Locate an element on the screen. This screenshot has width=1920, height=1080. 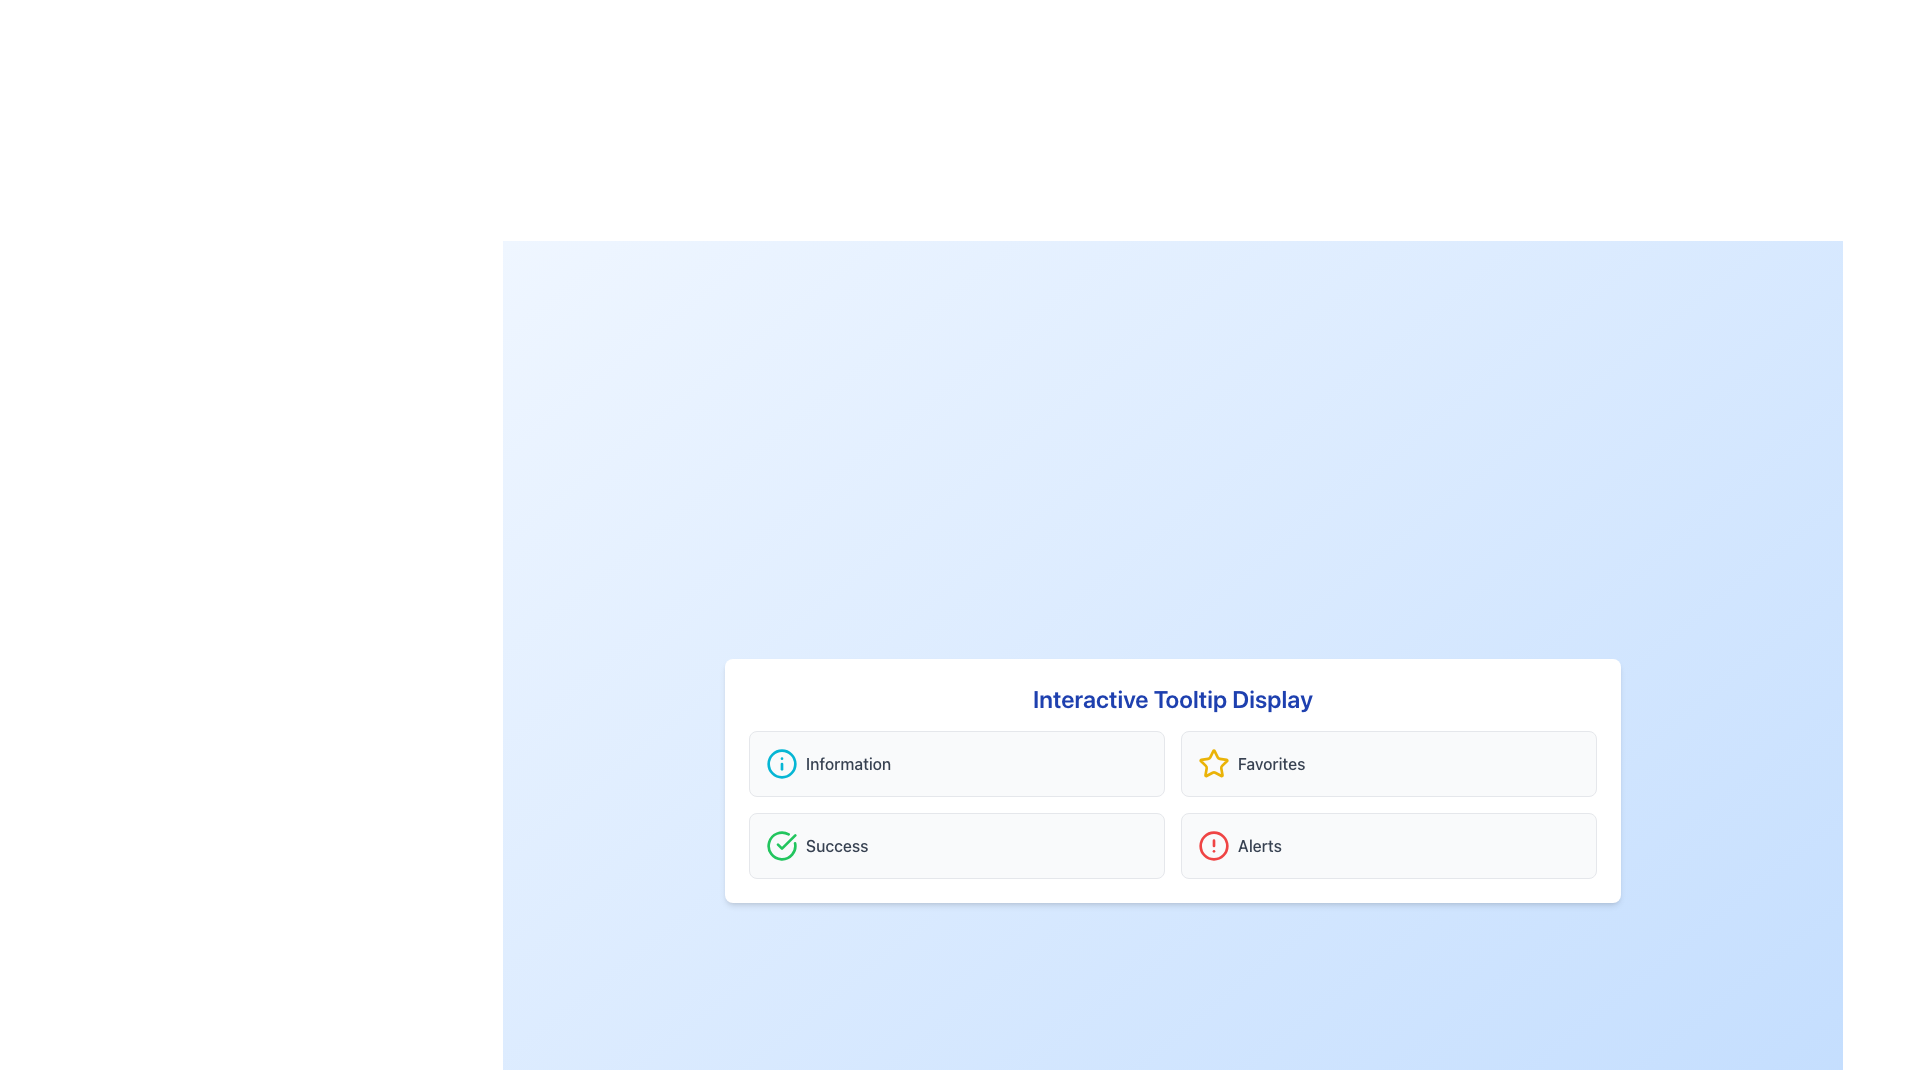
the Status Icon located at the top-left corner of the 'Success' status display is located at coordinates (781, 845).